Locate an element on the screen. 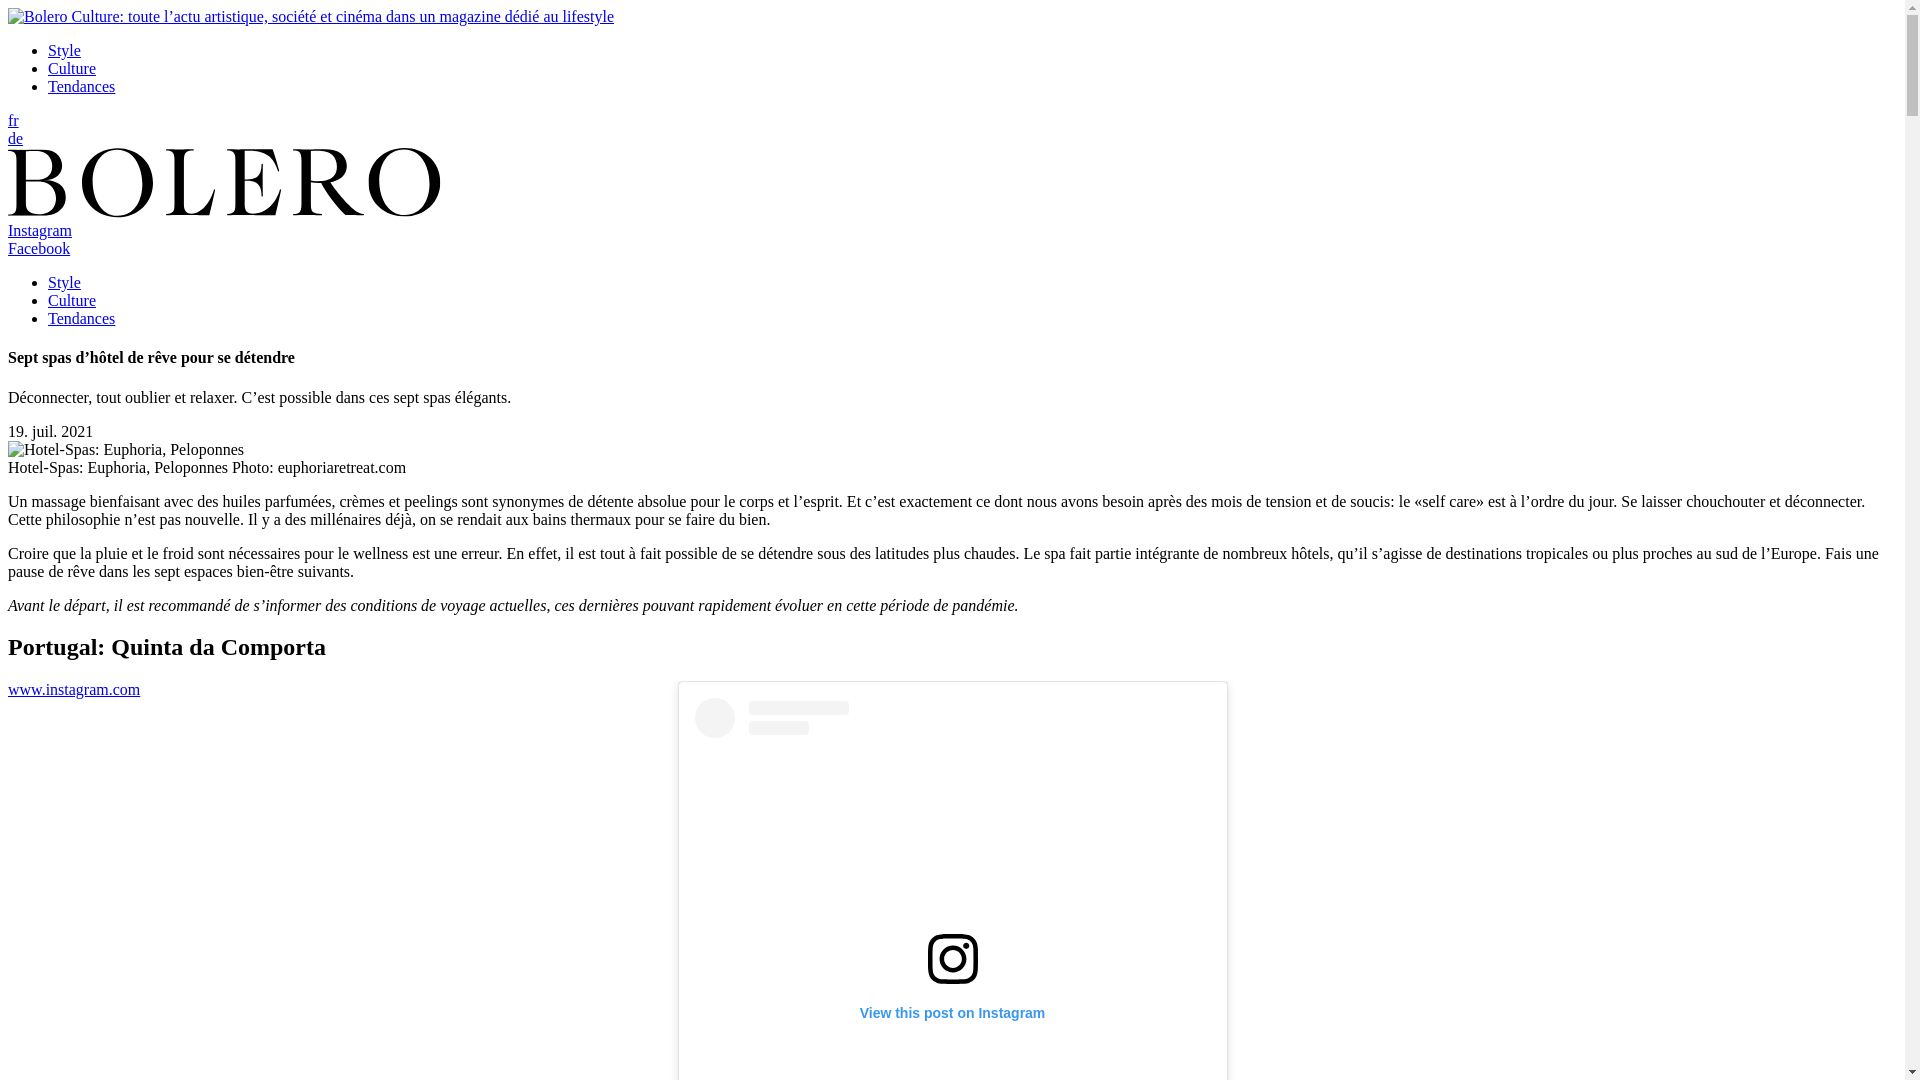 This screenshot has width=1920, height=1080. 'Facebook' is located at coordinates (38, 247).